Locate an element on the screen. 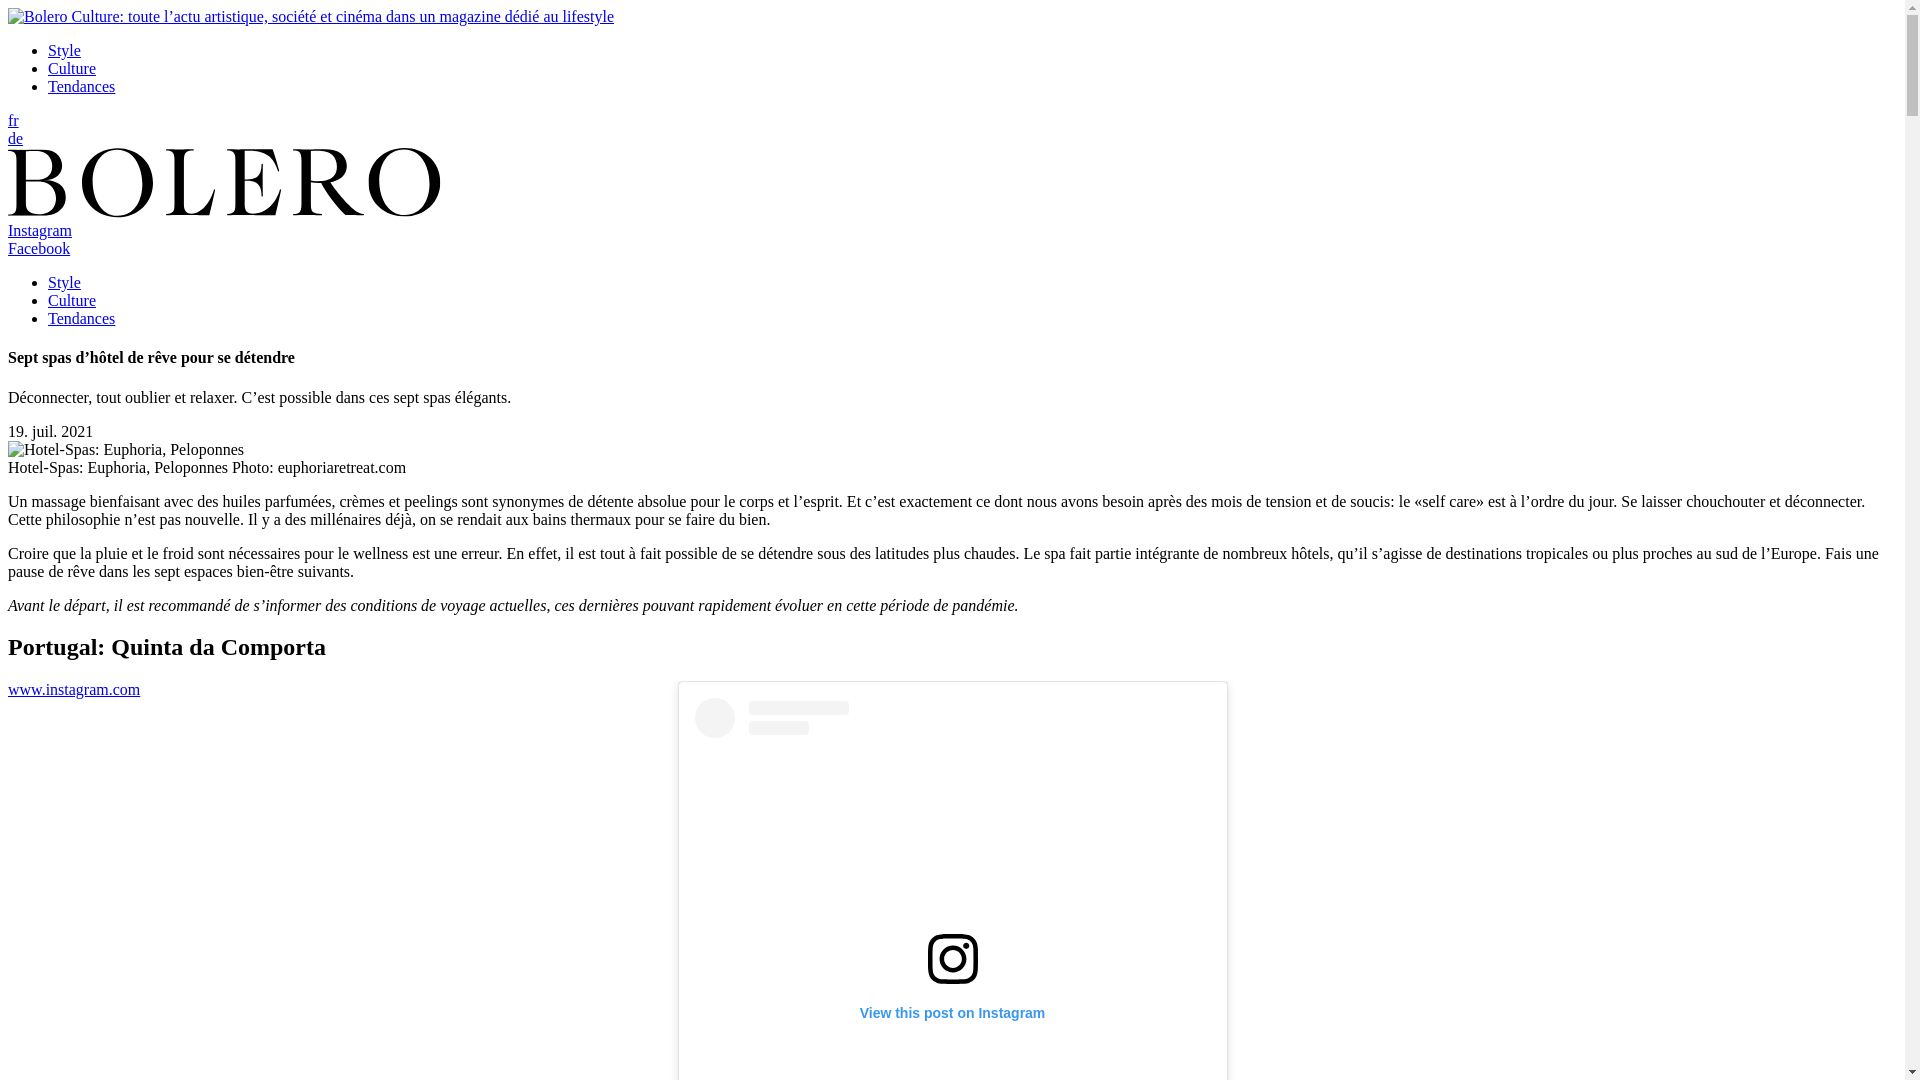 This screenshot has width=1920, height=1080. 'Facebook' is located at coordinates (38, 247).